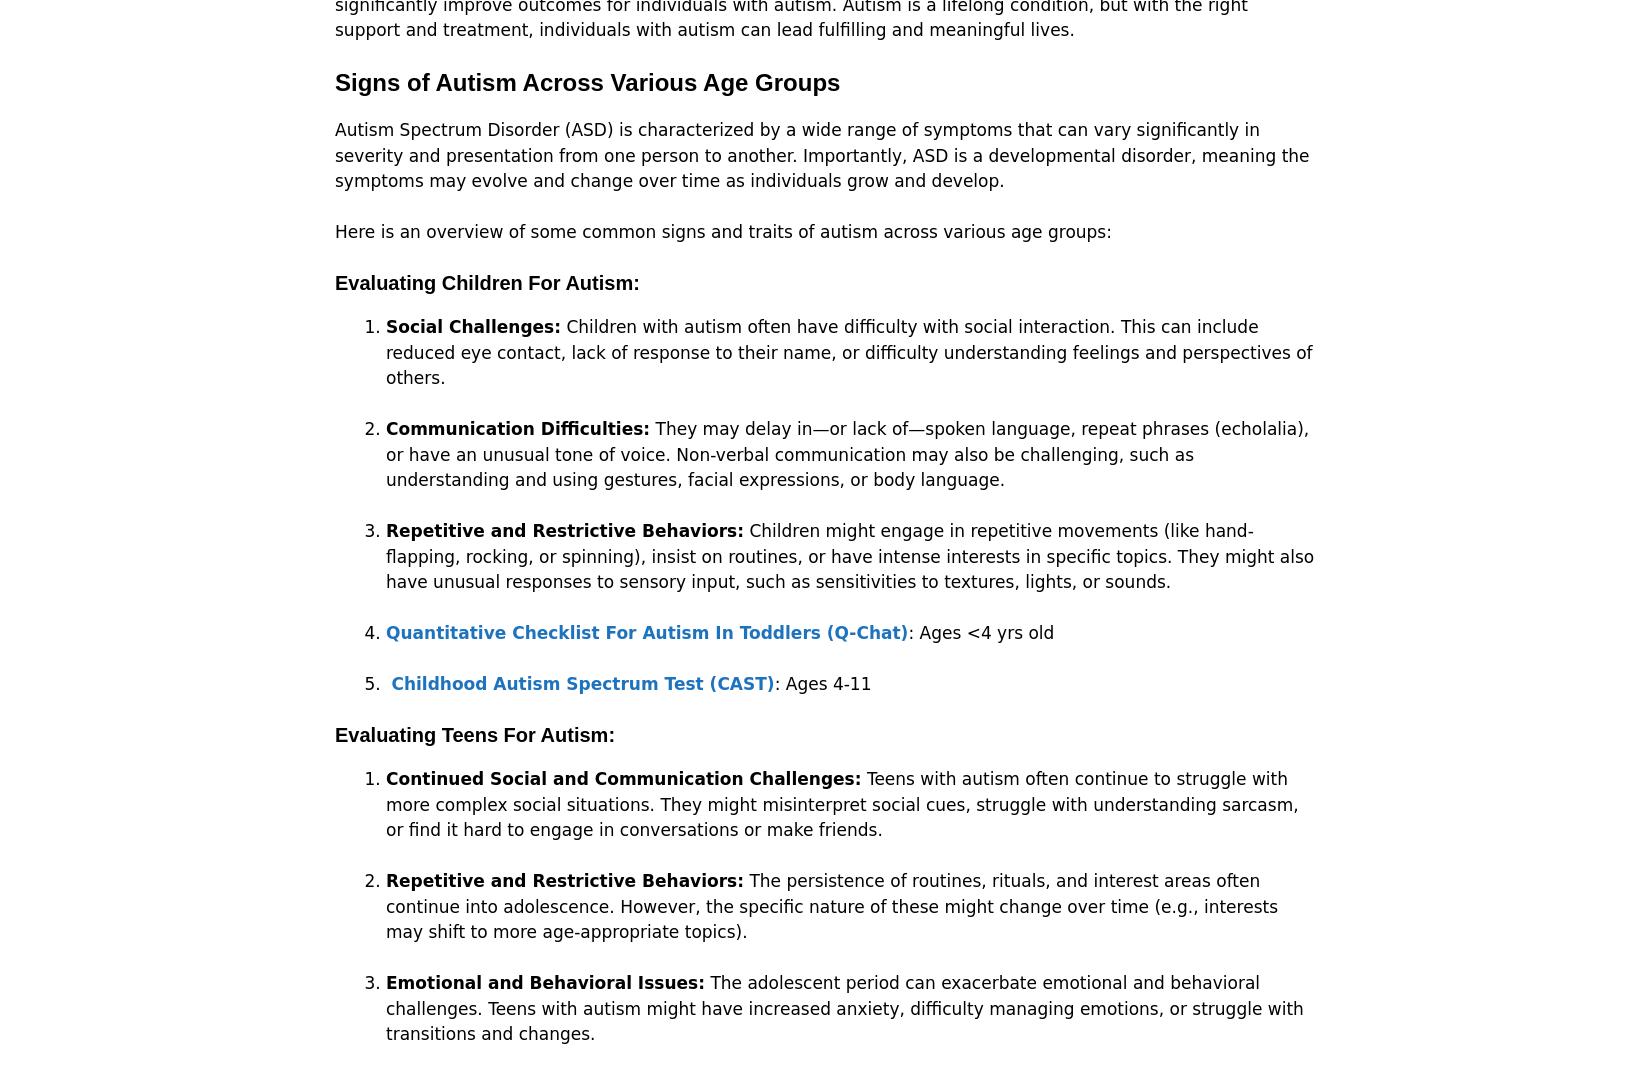  I want to click on 'Autism Spectrum Disorder (ASD) is characterized by a wide range of symptoms that can vary significantly in severity and presentation from one person to another. Importantly, ASD is a developmental disorder, meaning the symptoms may evolve and change over time as individuals grow and develop.', so click(821, 155).